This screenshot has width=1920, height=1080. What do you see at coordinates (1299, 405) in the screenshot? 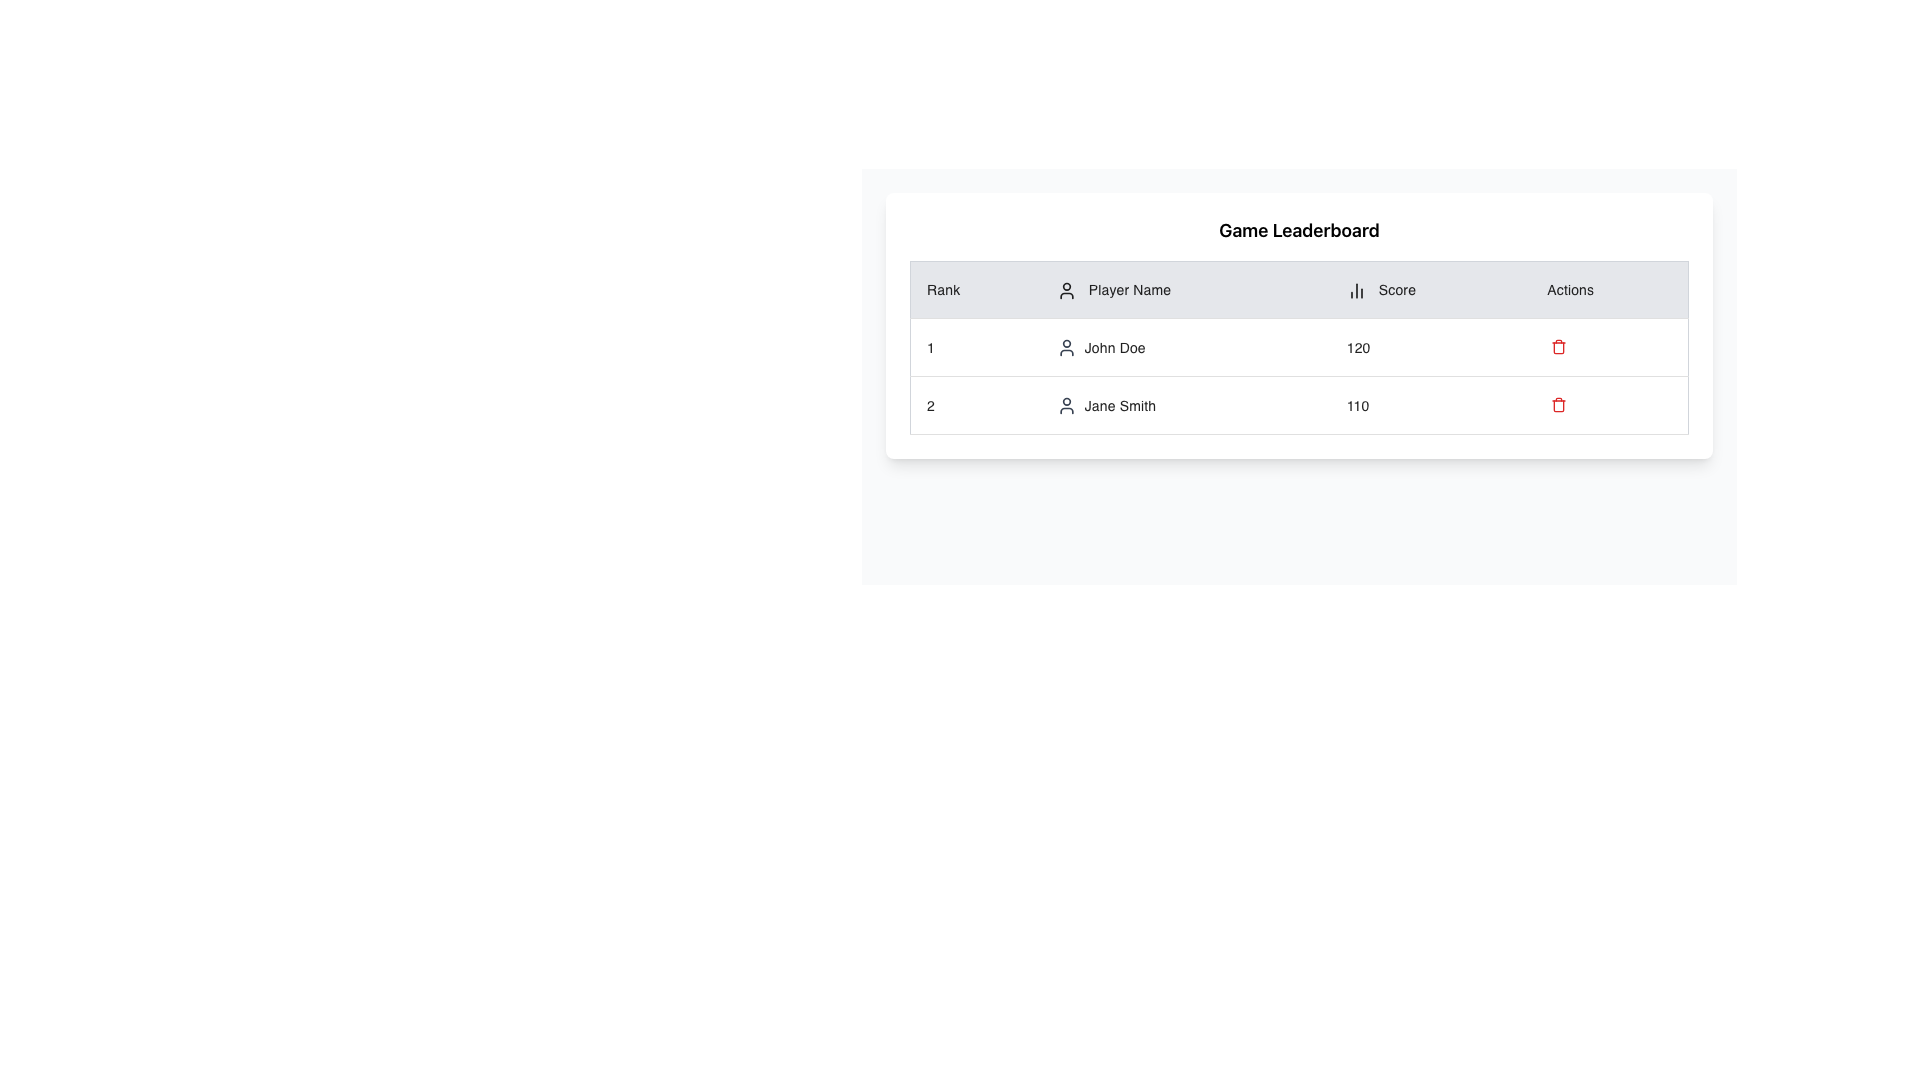
I see `the table row displaying the player 'Jane Smith' for further actions by clicking on its center` at bounding box center [1299, 405].